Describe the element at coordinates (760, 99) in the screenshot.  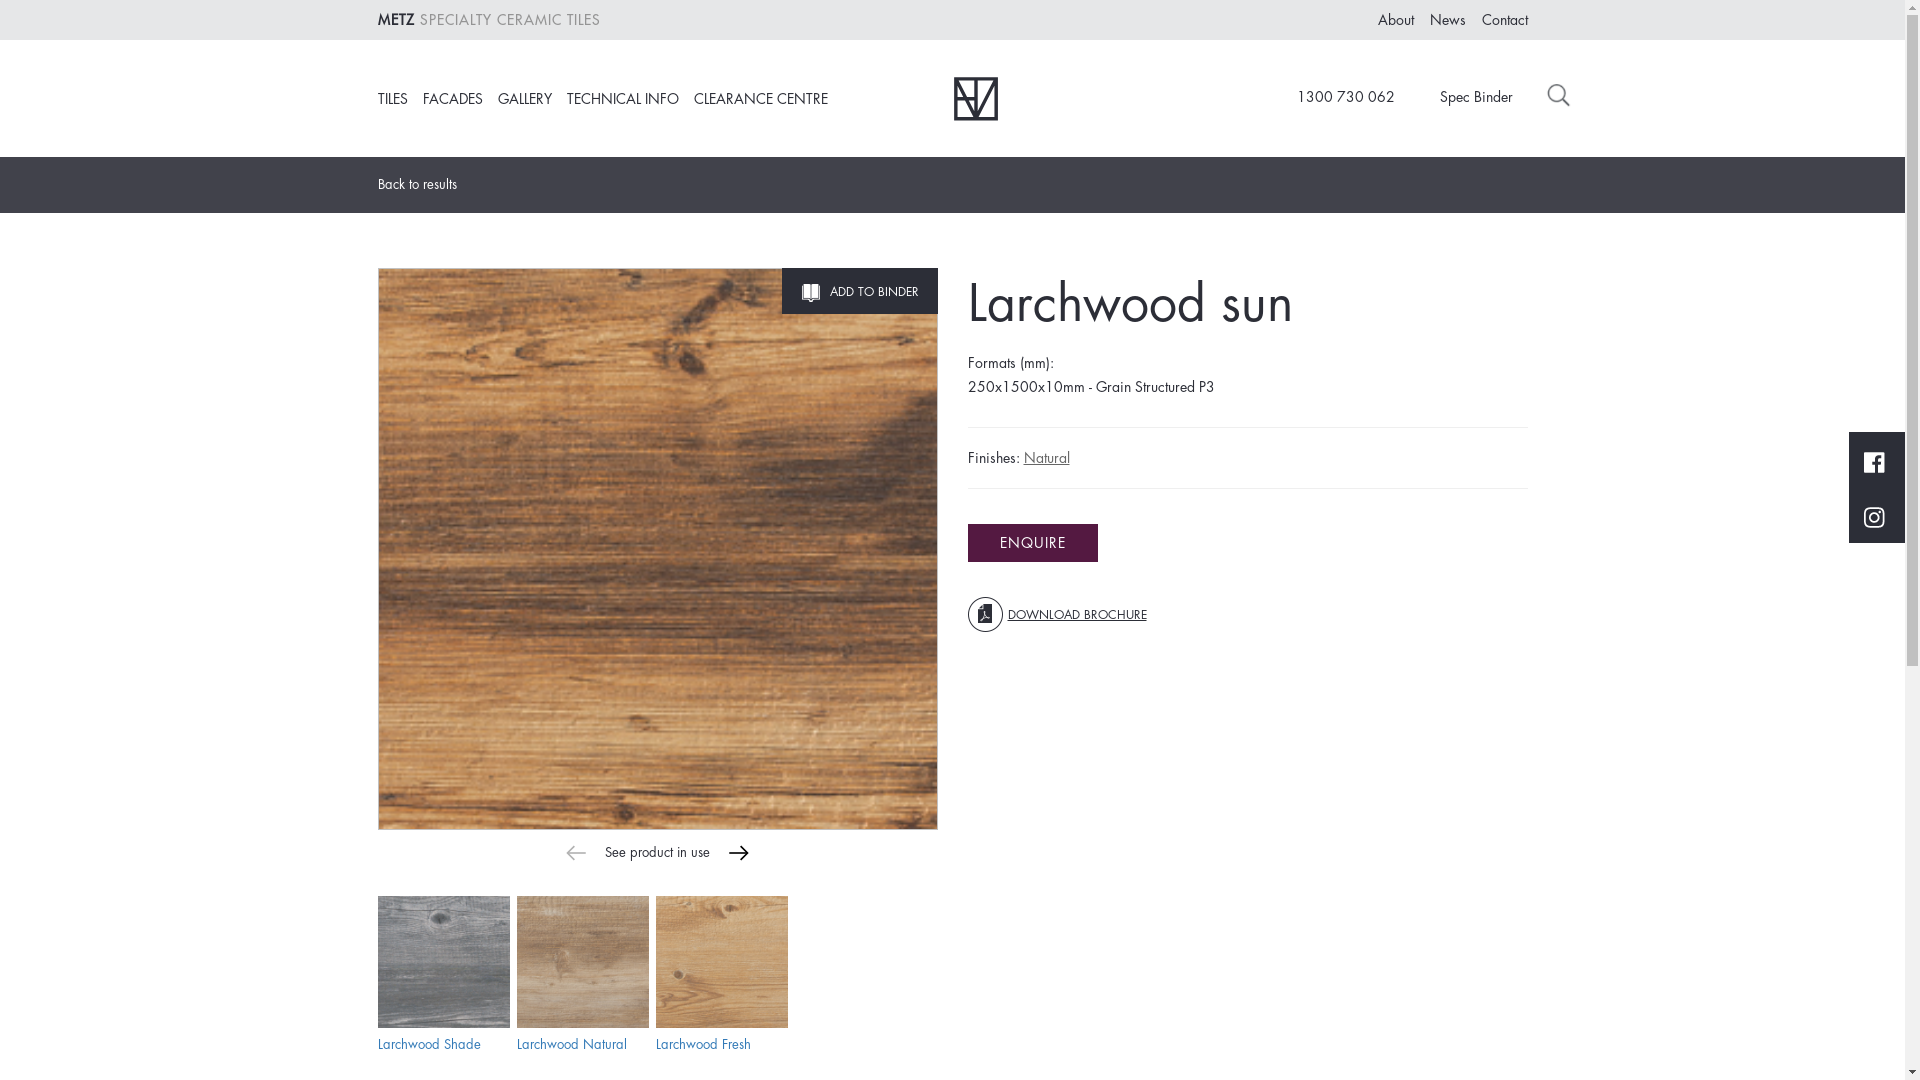
I see `'CLEARANCE CENTRE'` at that location.